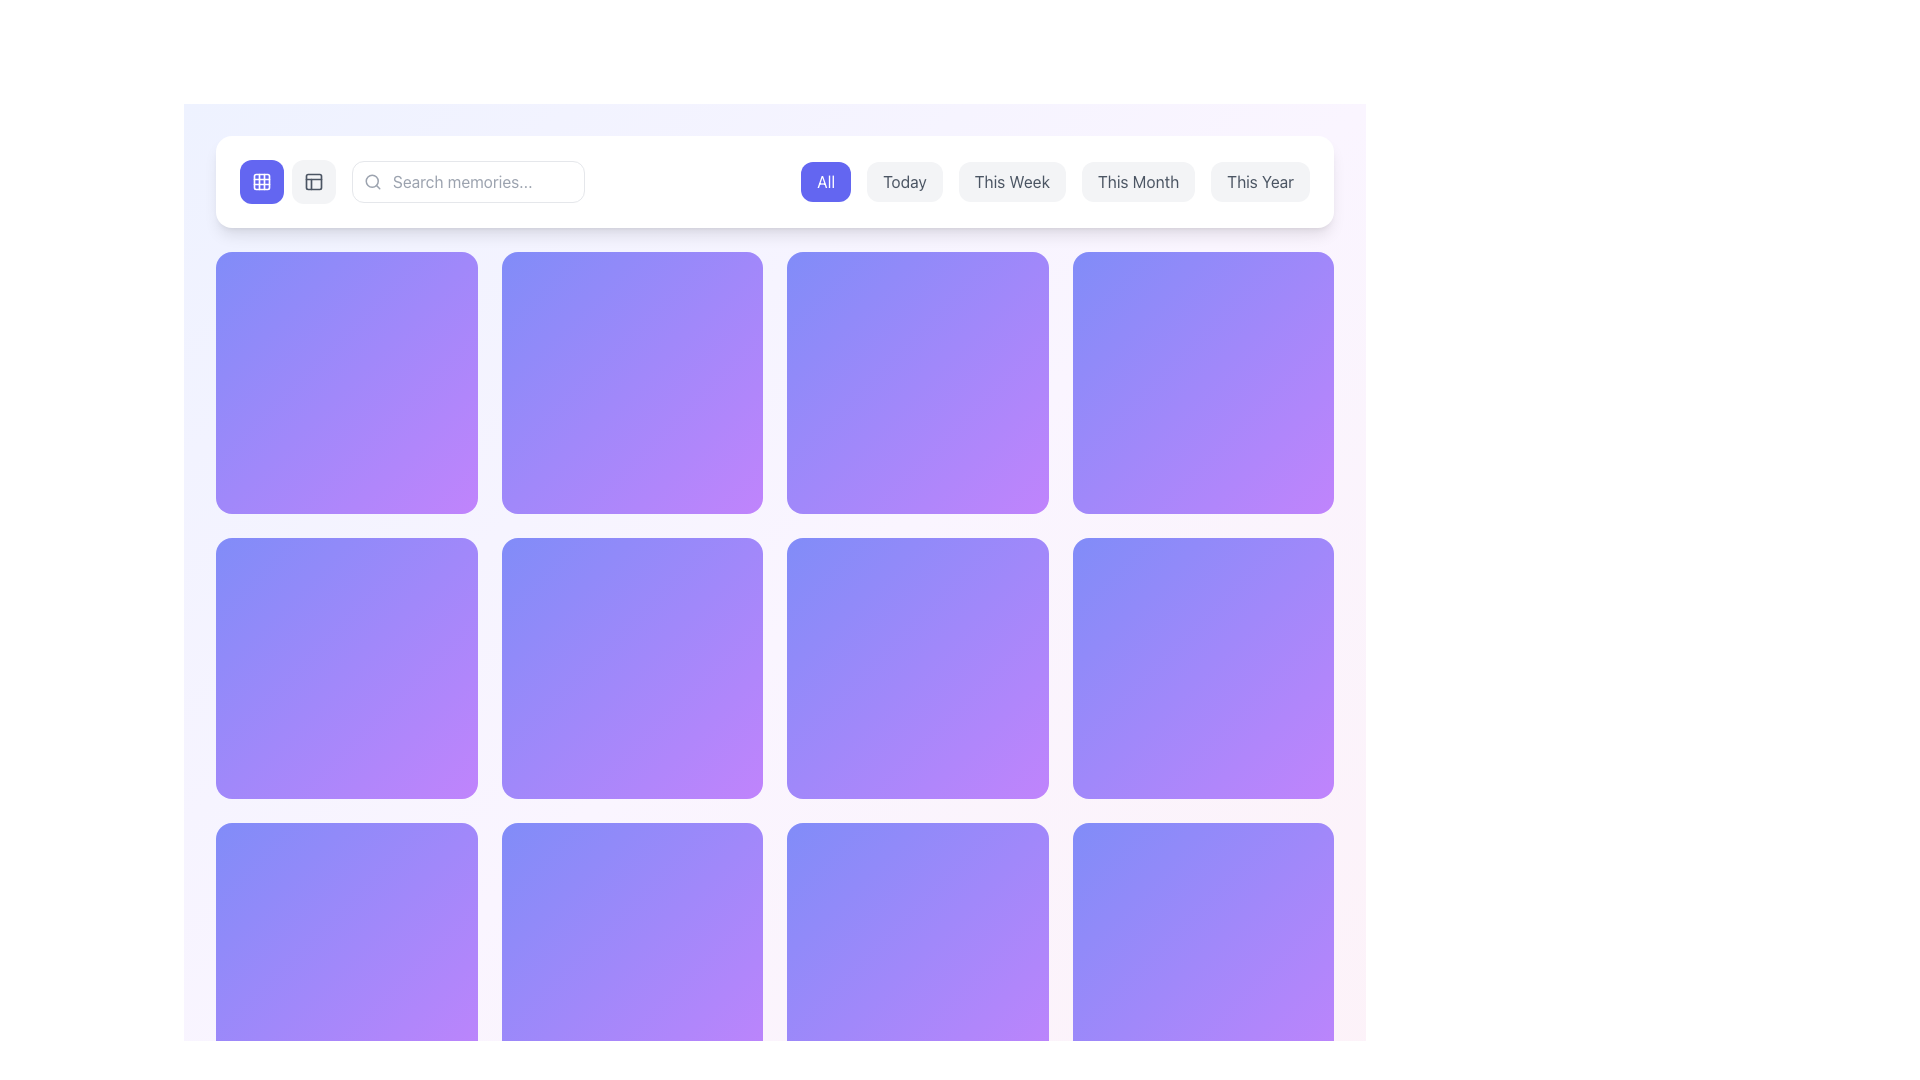  I want to click on the indigo rounded rectangular button labeled 'All' to apply the filter, so click(826, 181).